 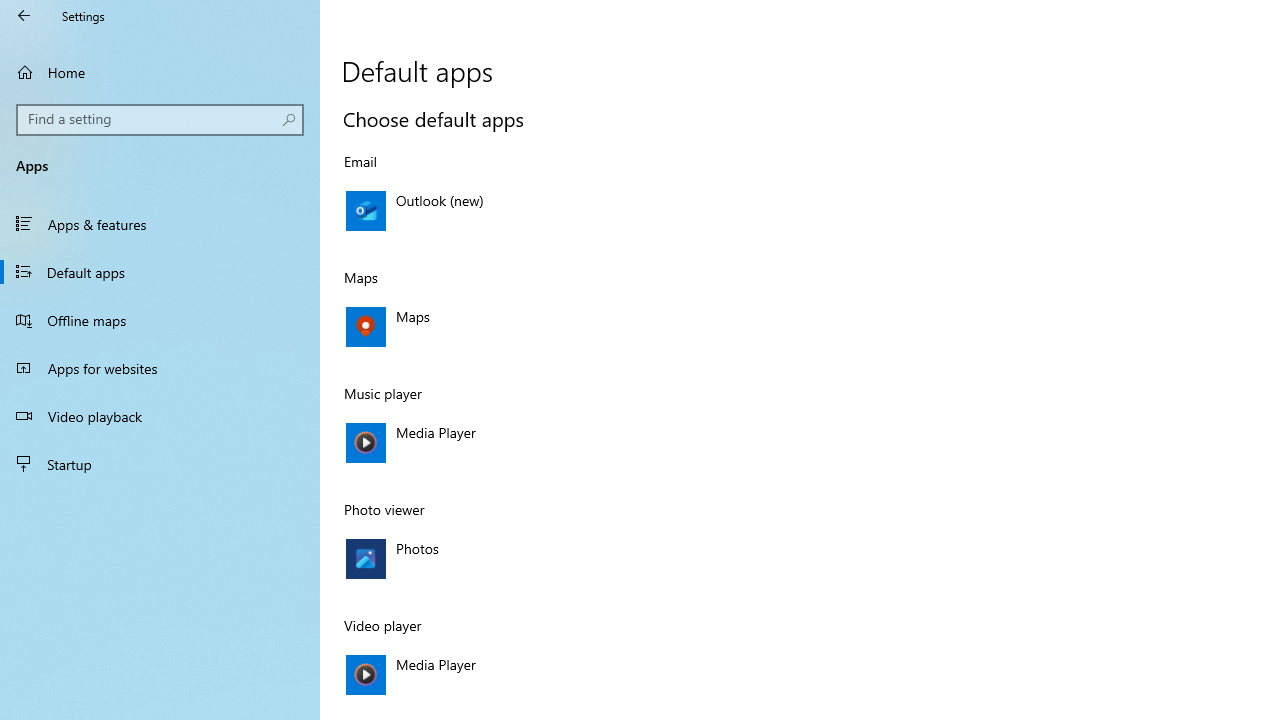 What do you see at coordinates (160, 119) in the screenshot?
I see `'Search box, Find a setting'` at bounding box center [160, 119].